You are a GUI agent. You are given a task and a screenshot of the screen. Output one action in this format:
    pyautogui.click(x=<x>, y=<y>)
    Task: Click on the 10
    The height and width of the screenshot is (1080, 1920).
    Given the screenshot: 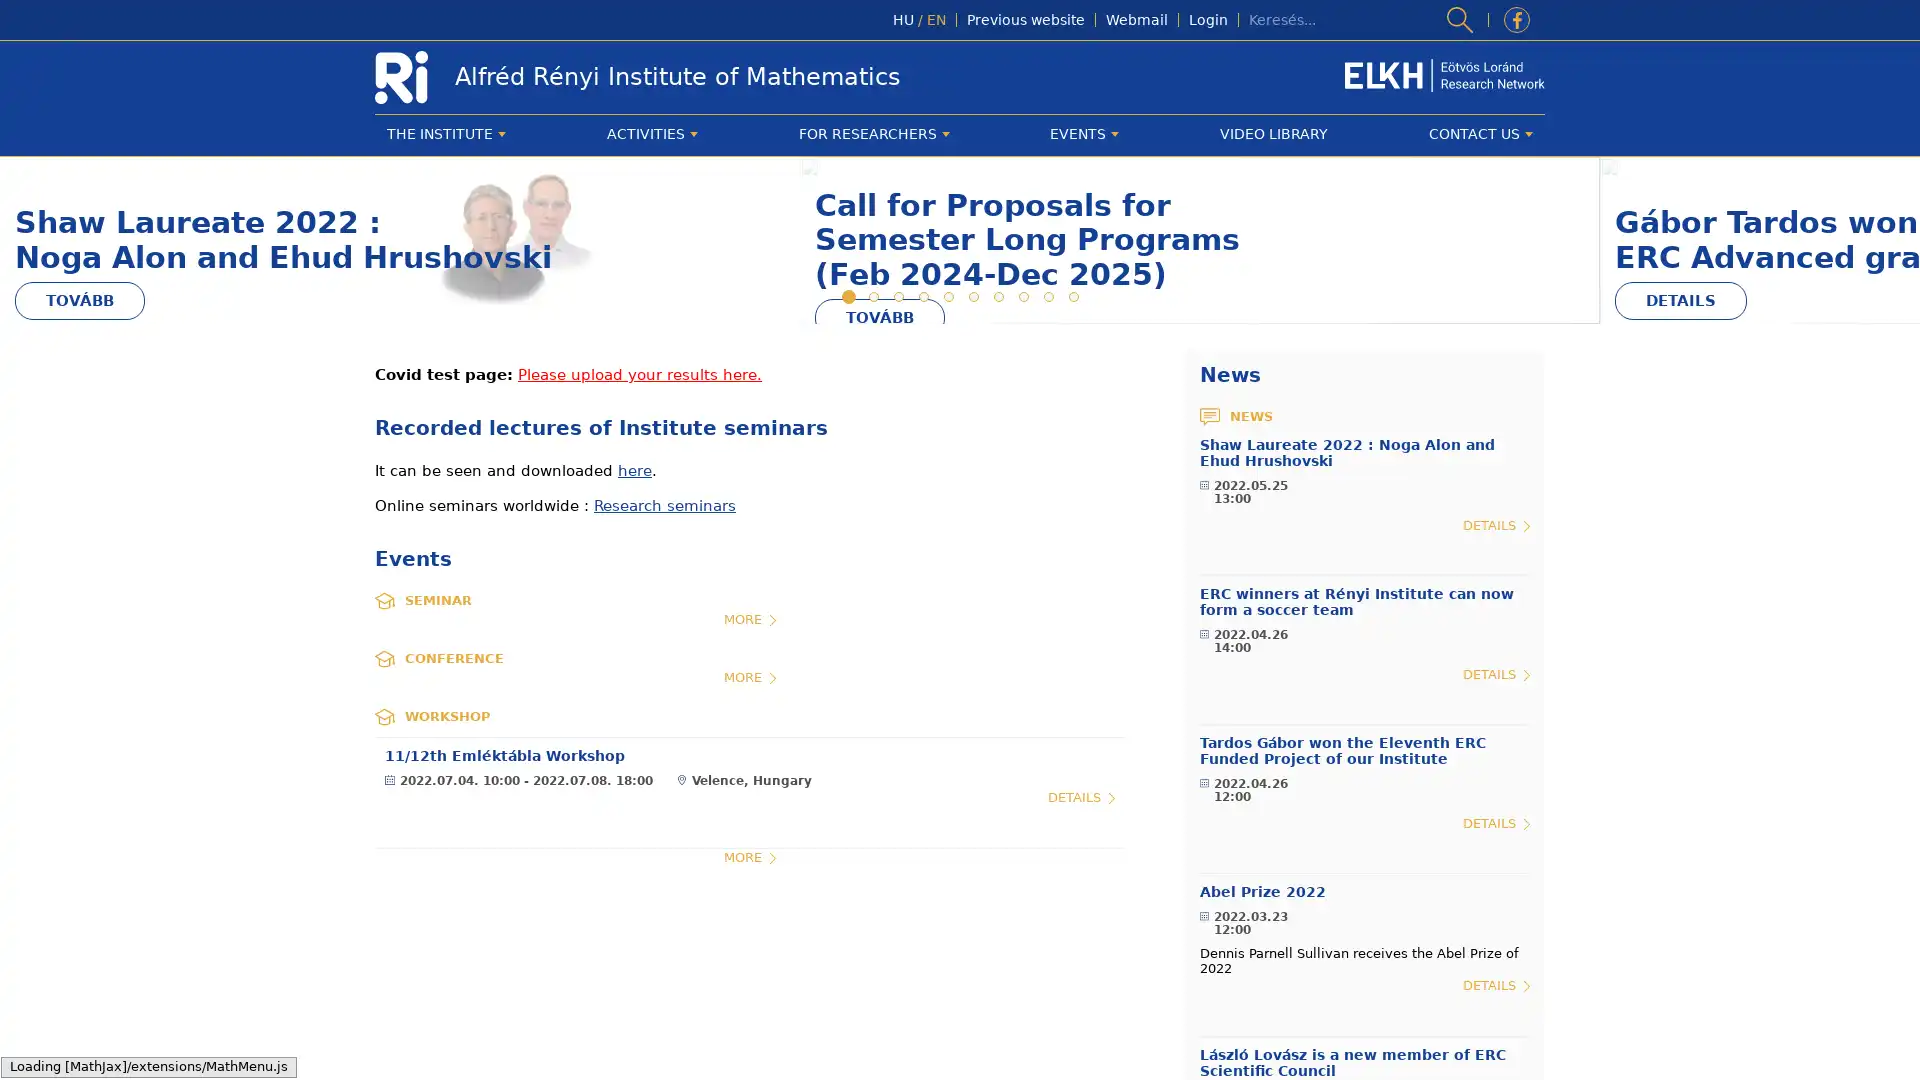 What is the action you would take?
    pyautogui.click(x=1071, y=527)
    